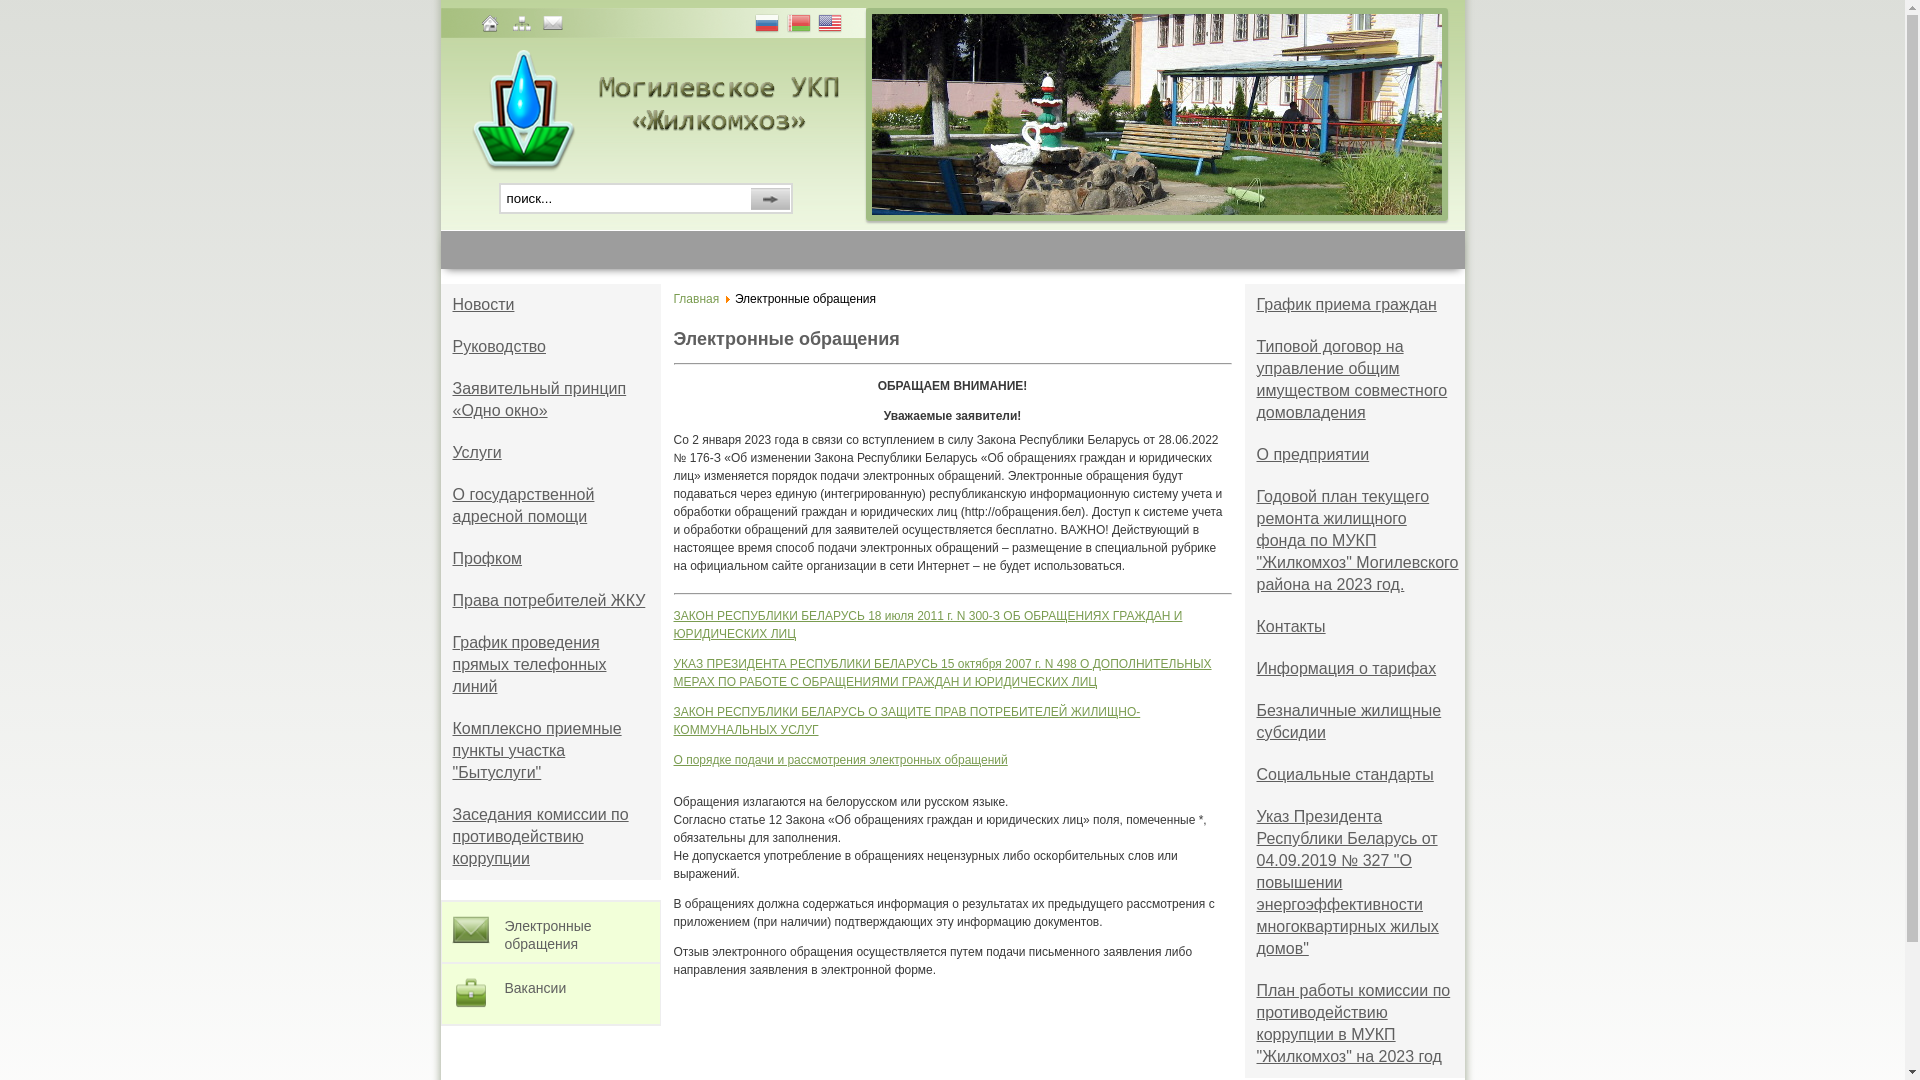  I want to click on 'Russian', so click(753, 25).